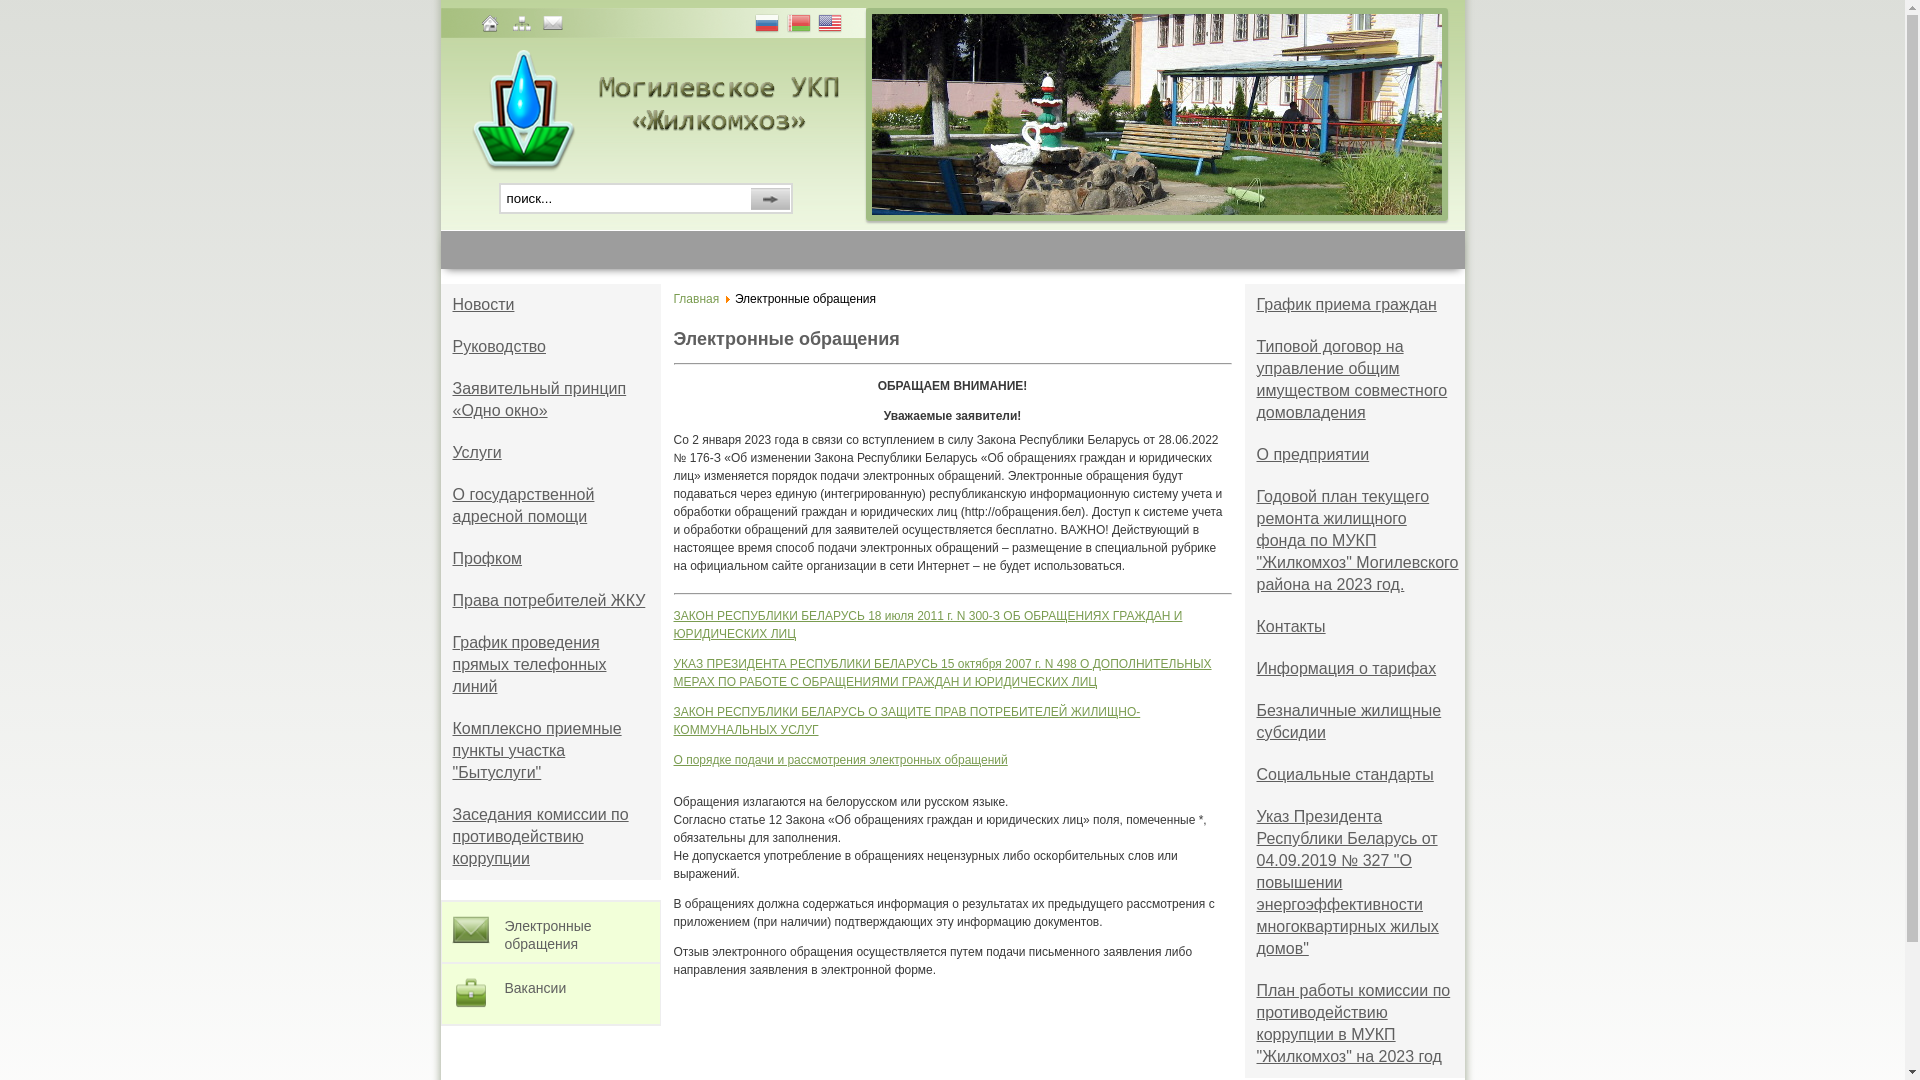  I want to click on 'Russian', so click(753, 25).